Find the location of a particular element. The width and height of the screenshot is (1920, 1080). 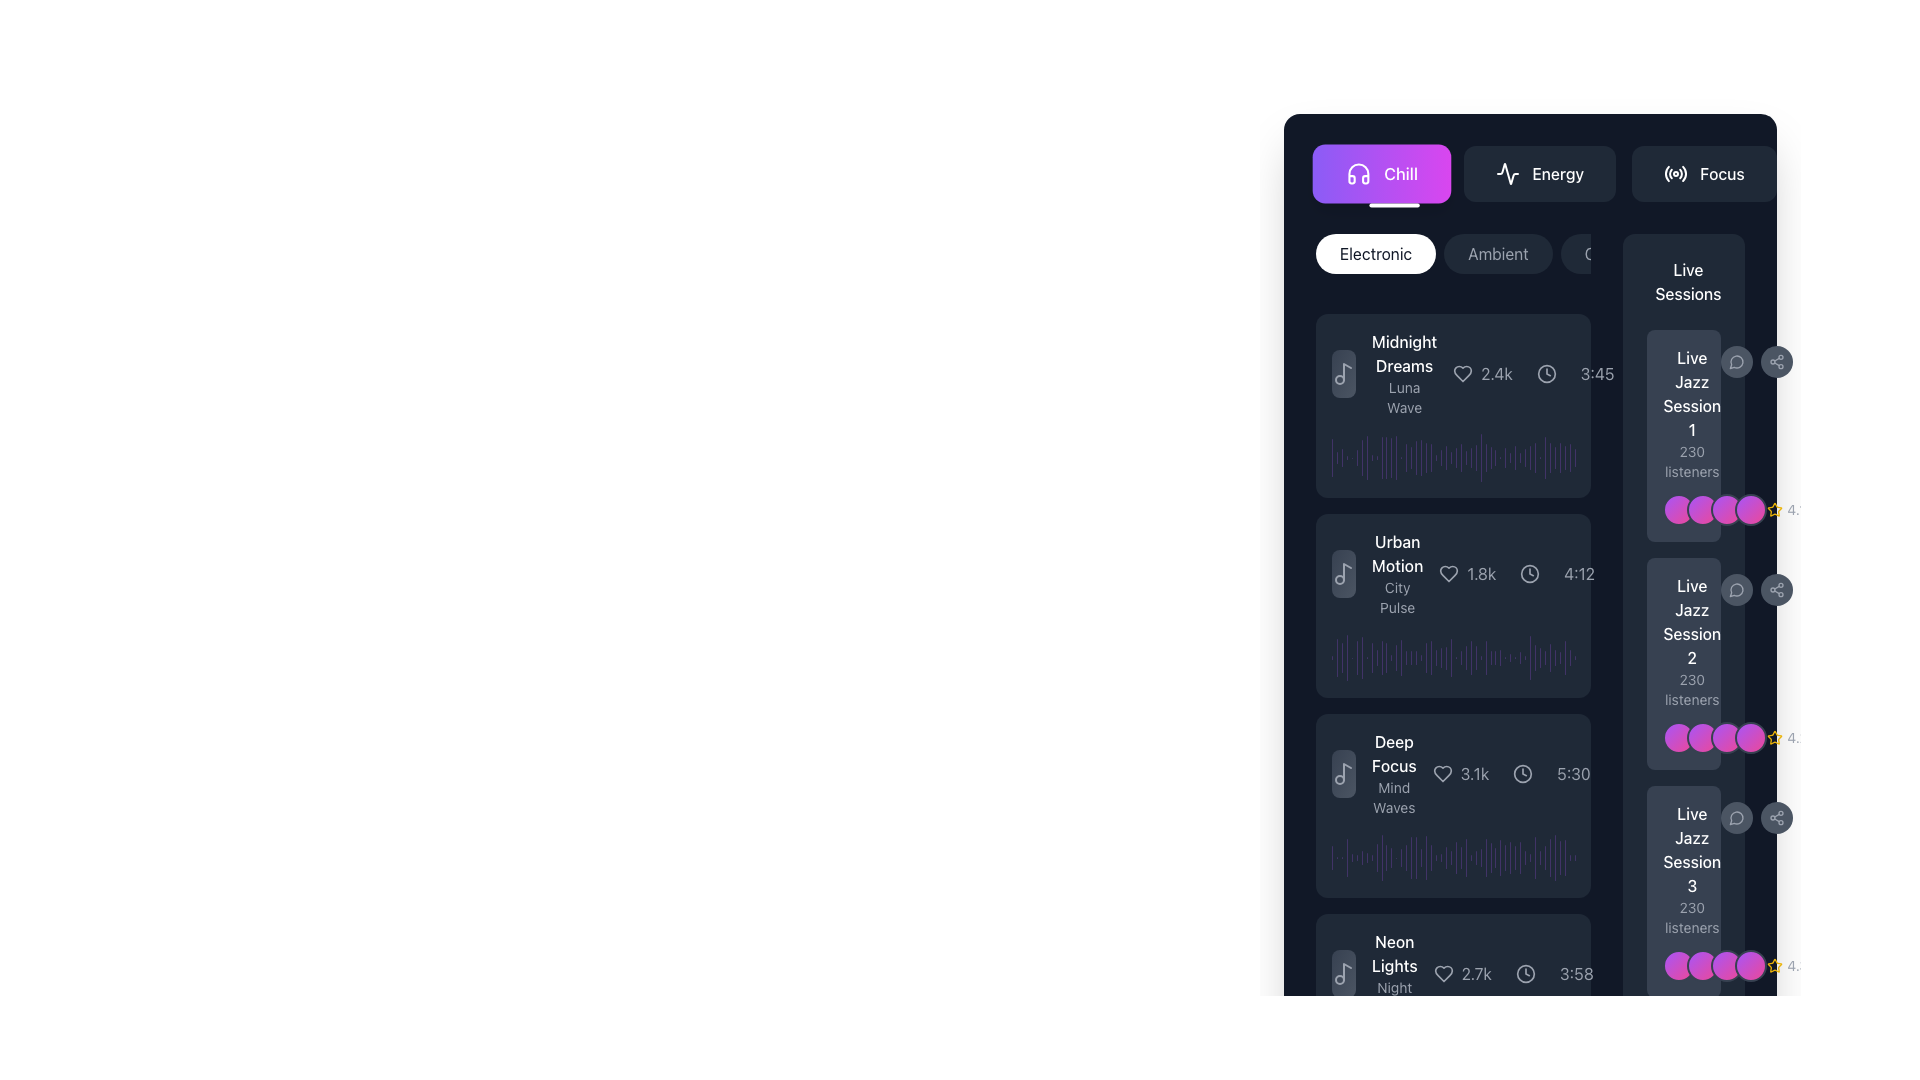

the Rating display component, which features a small yellow star icon and a numeric rating '4.3', located at the bottom-right corner of the section is located at coordinates (1787, 964).